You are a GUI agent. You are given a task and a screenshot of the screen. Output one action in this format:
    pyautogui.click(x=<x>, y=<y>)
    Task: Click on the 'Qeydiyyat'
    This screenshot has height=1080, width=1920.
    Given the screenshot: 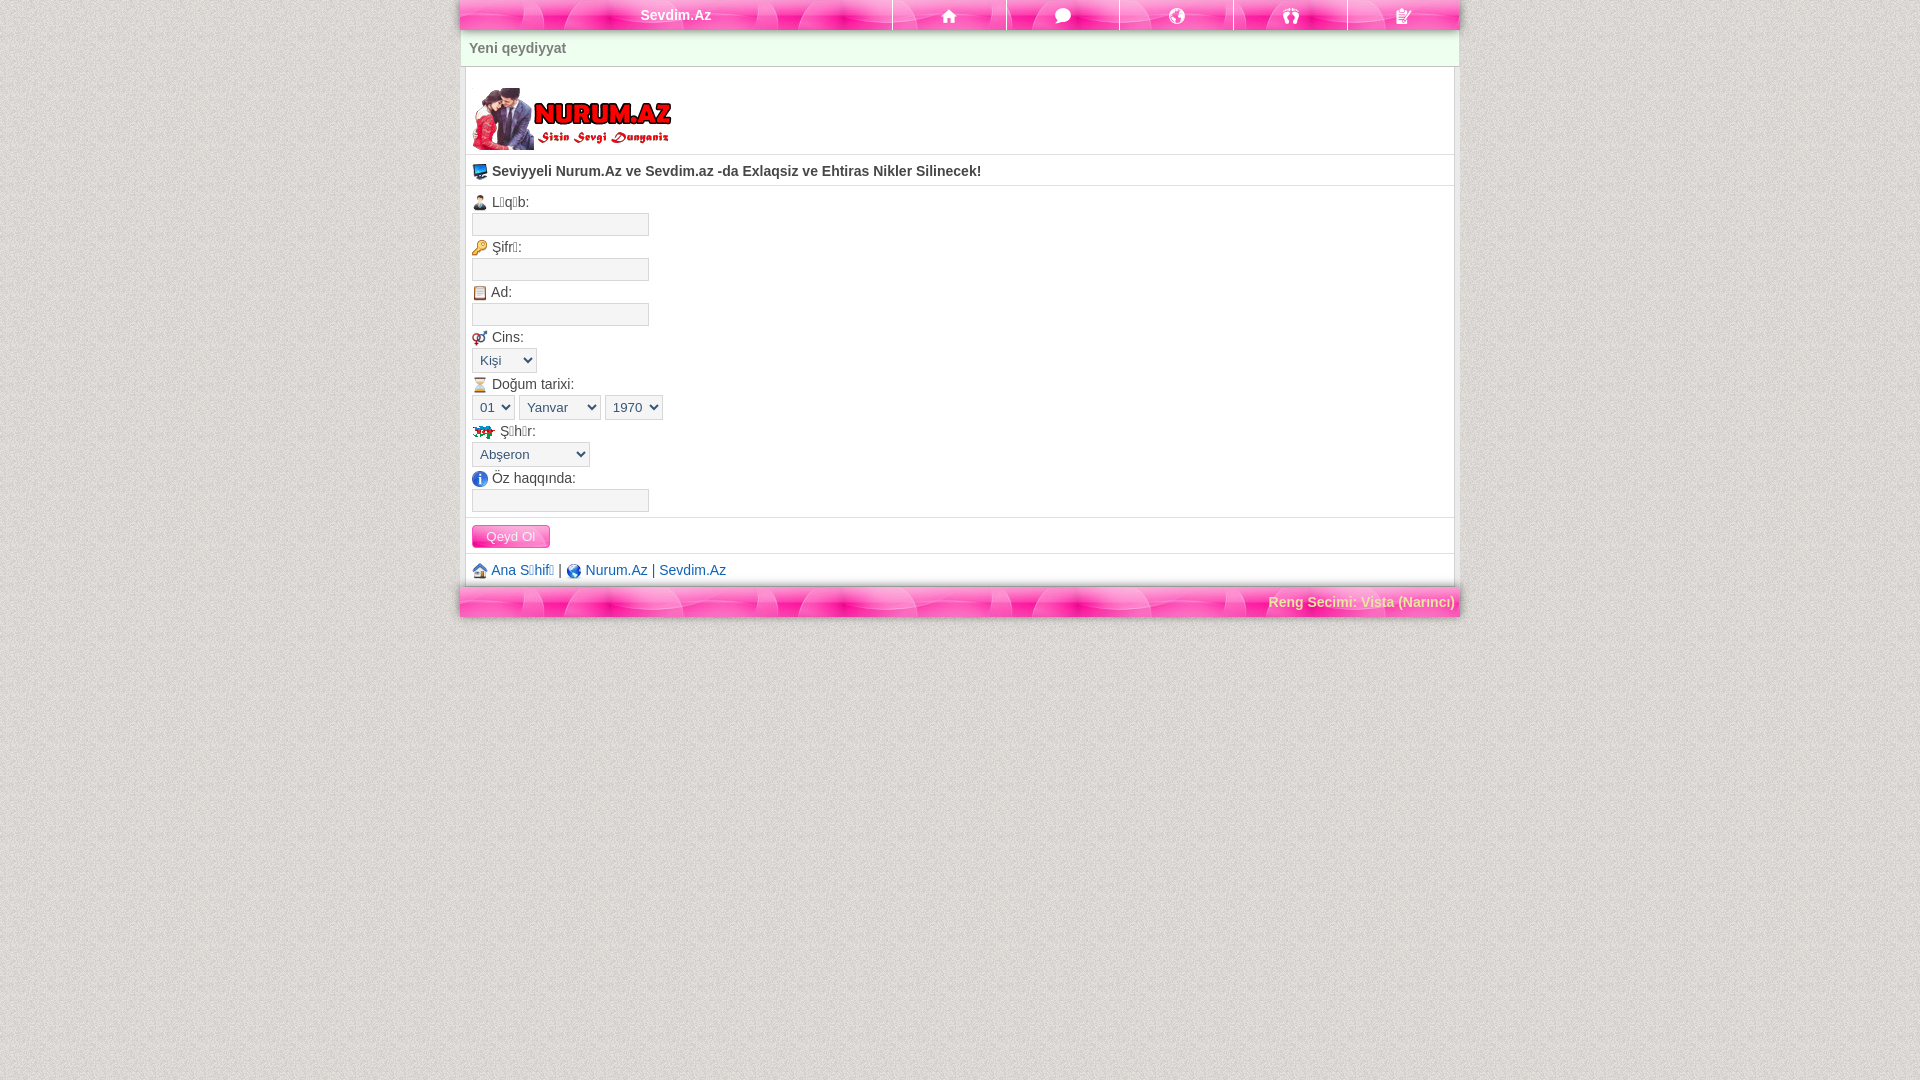 What is the action you would take?
    pyautogui.click(x=1402, y=15)
    